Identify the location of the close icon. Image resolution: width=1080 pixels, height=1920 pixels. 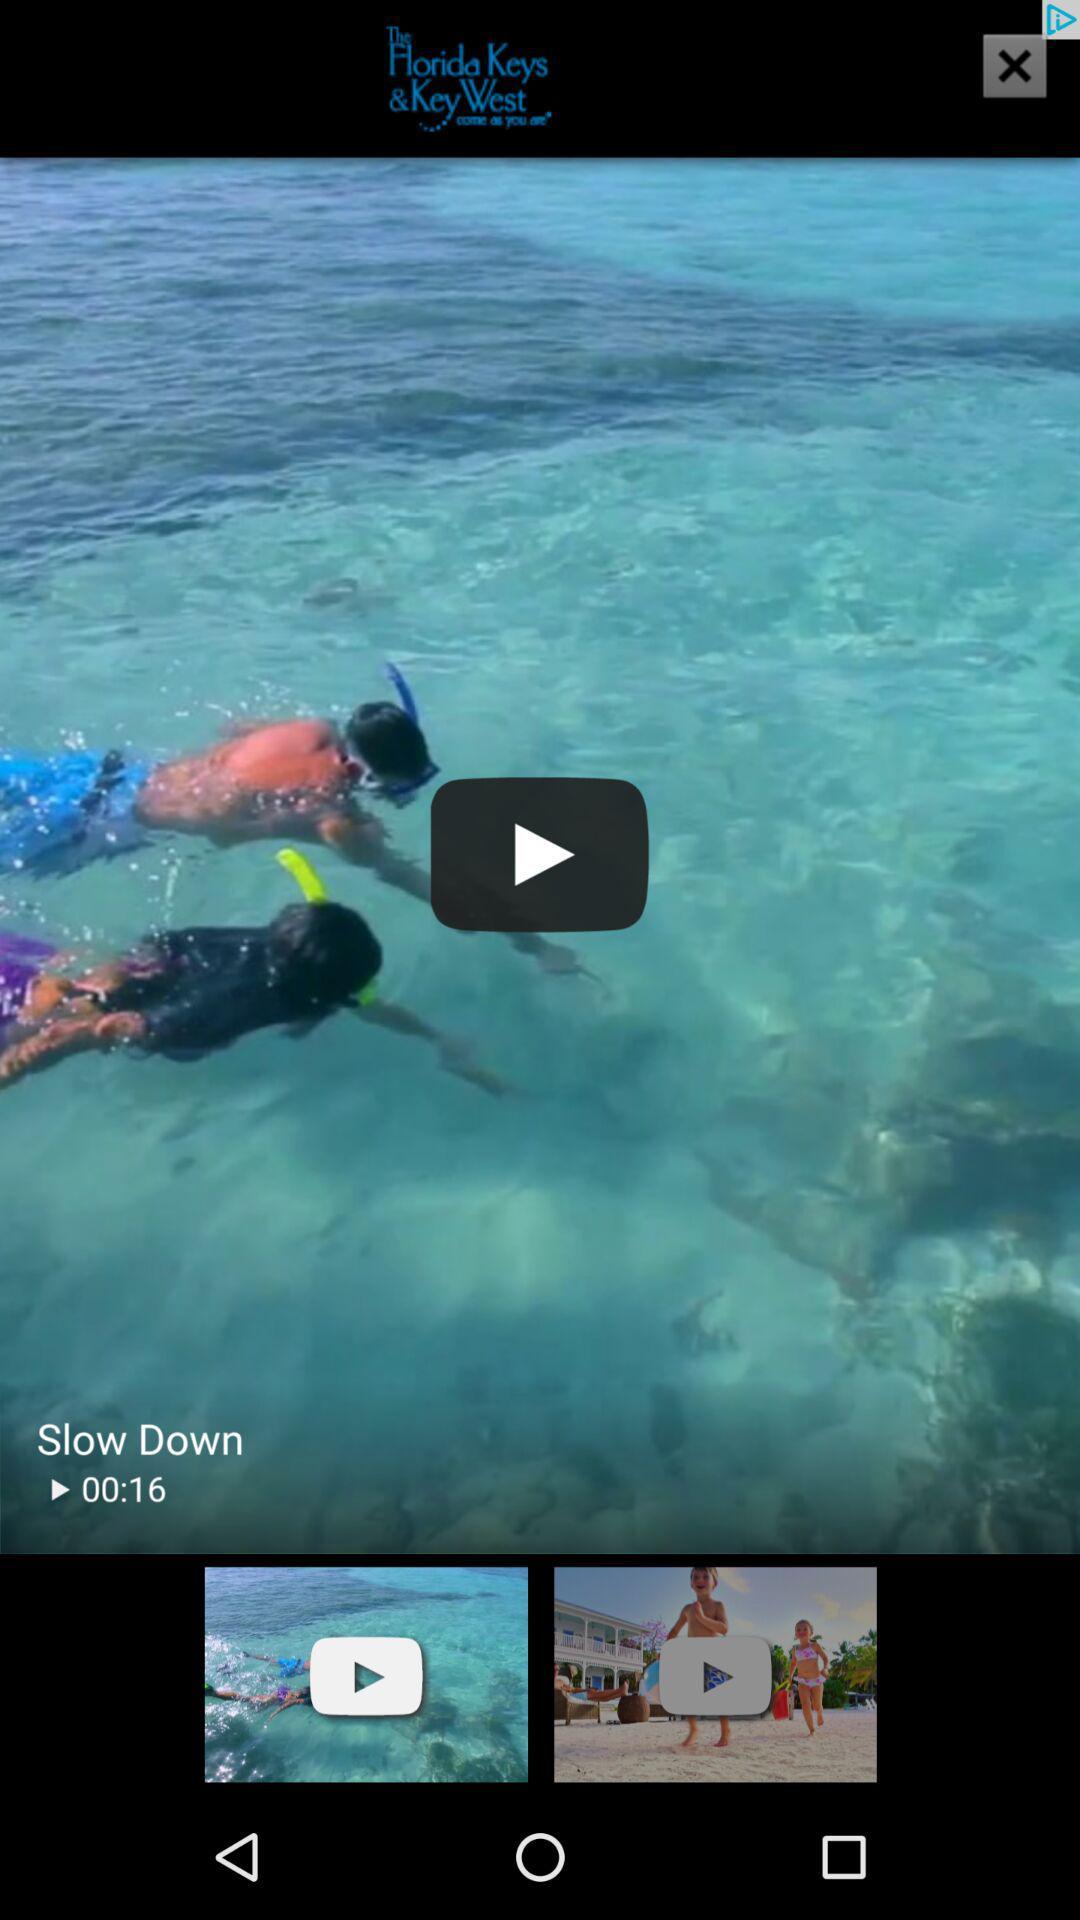
(1014, 70).